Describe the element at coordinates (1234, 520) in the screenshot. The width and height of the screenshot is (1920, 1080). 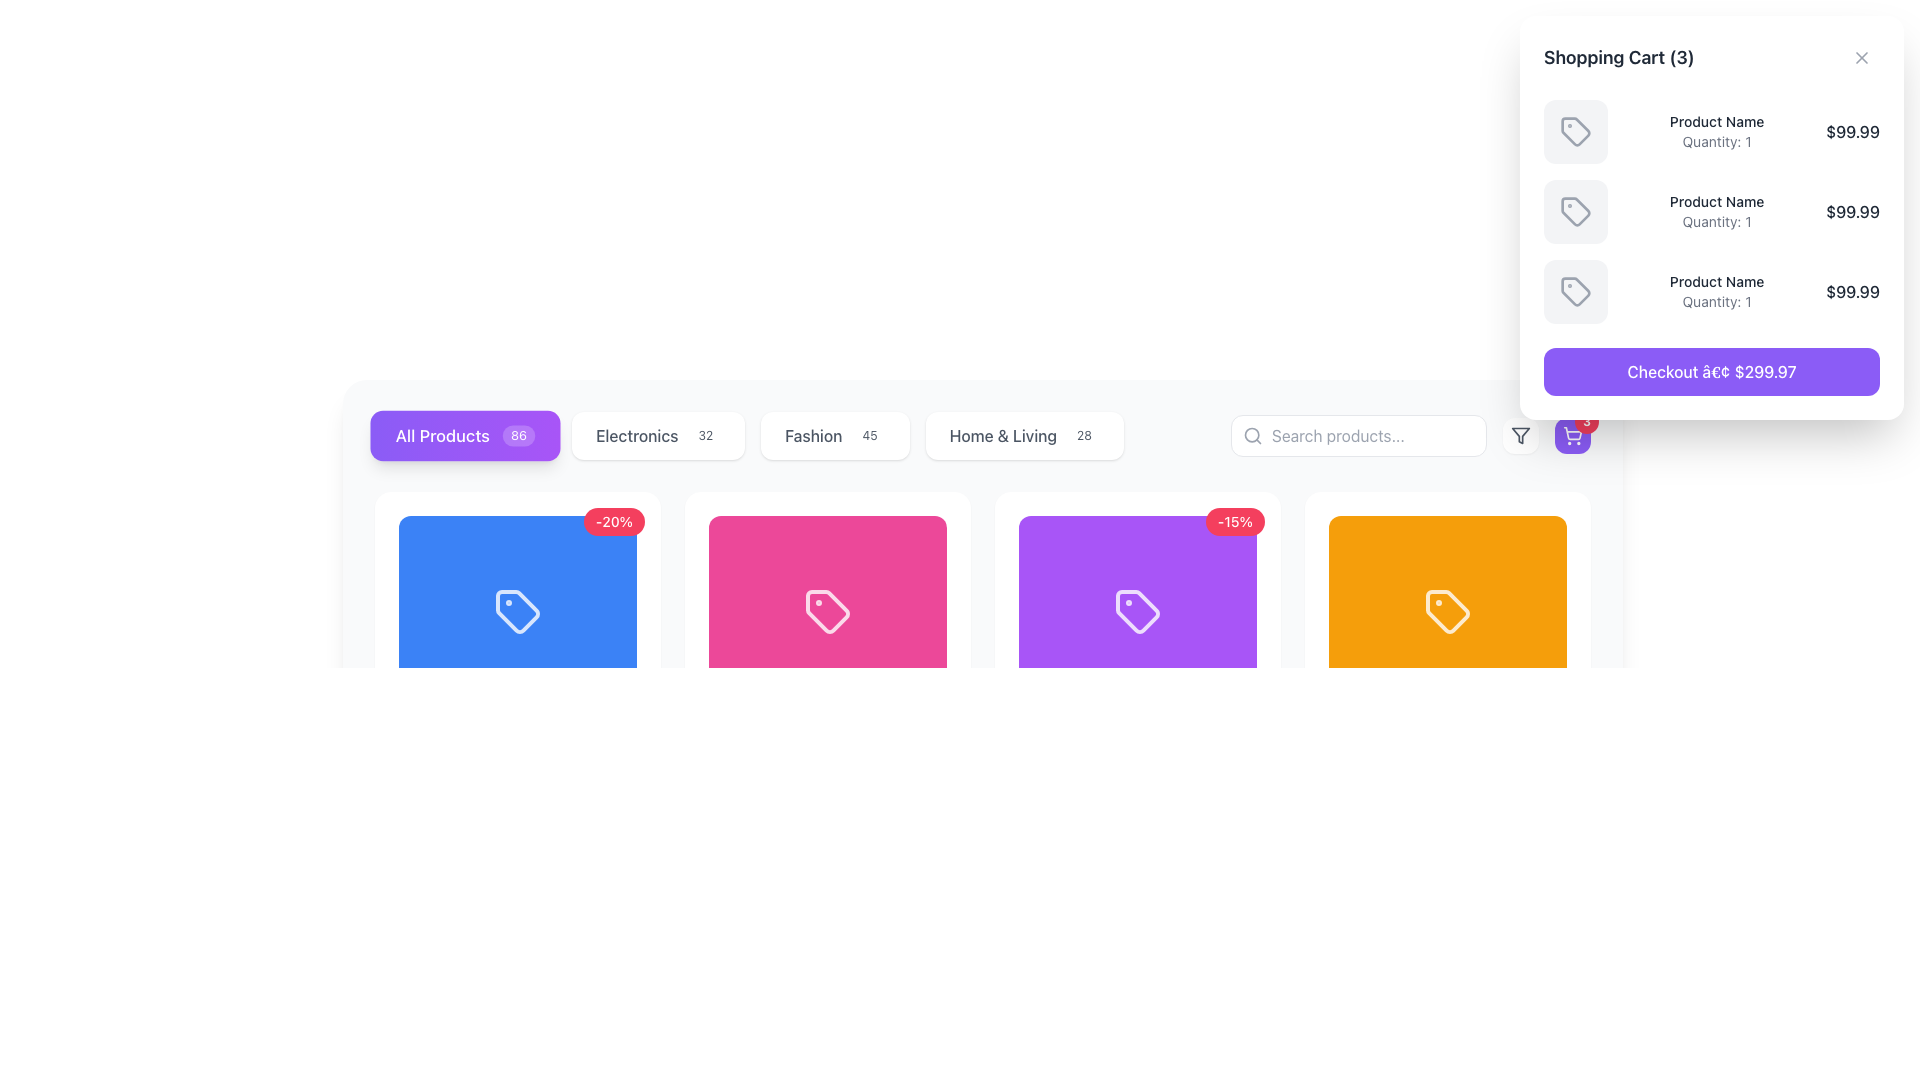
I see `the red oval-shaped badge containing the text '-15%' located in the top-right corner of the purple product card` at that location.